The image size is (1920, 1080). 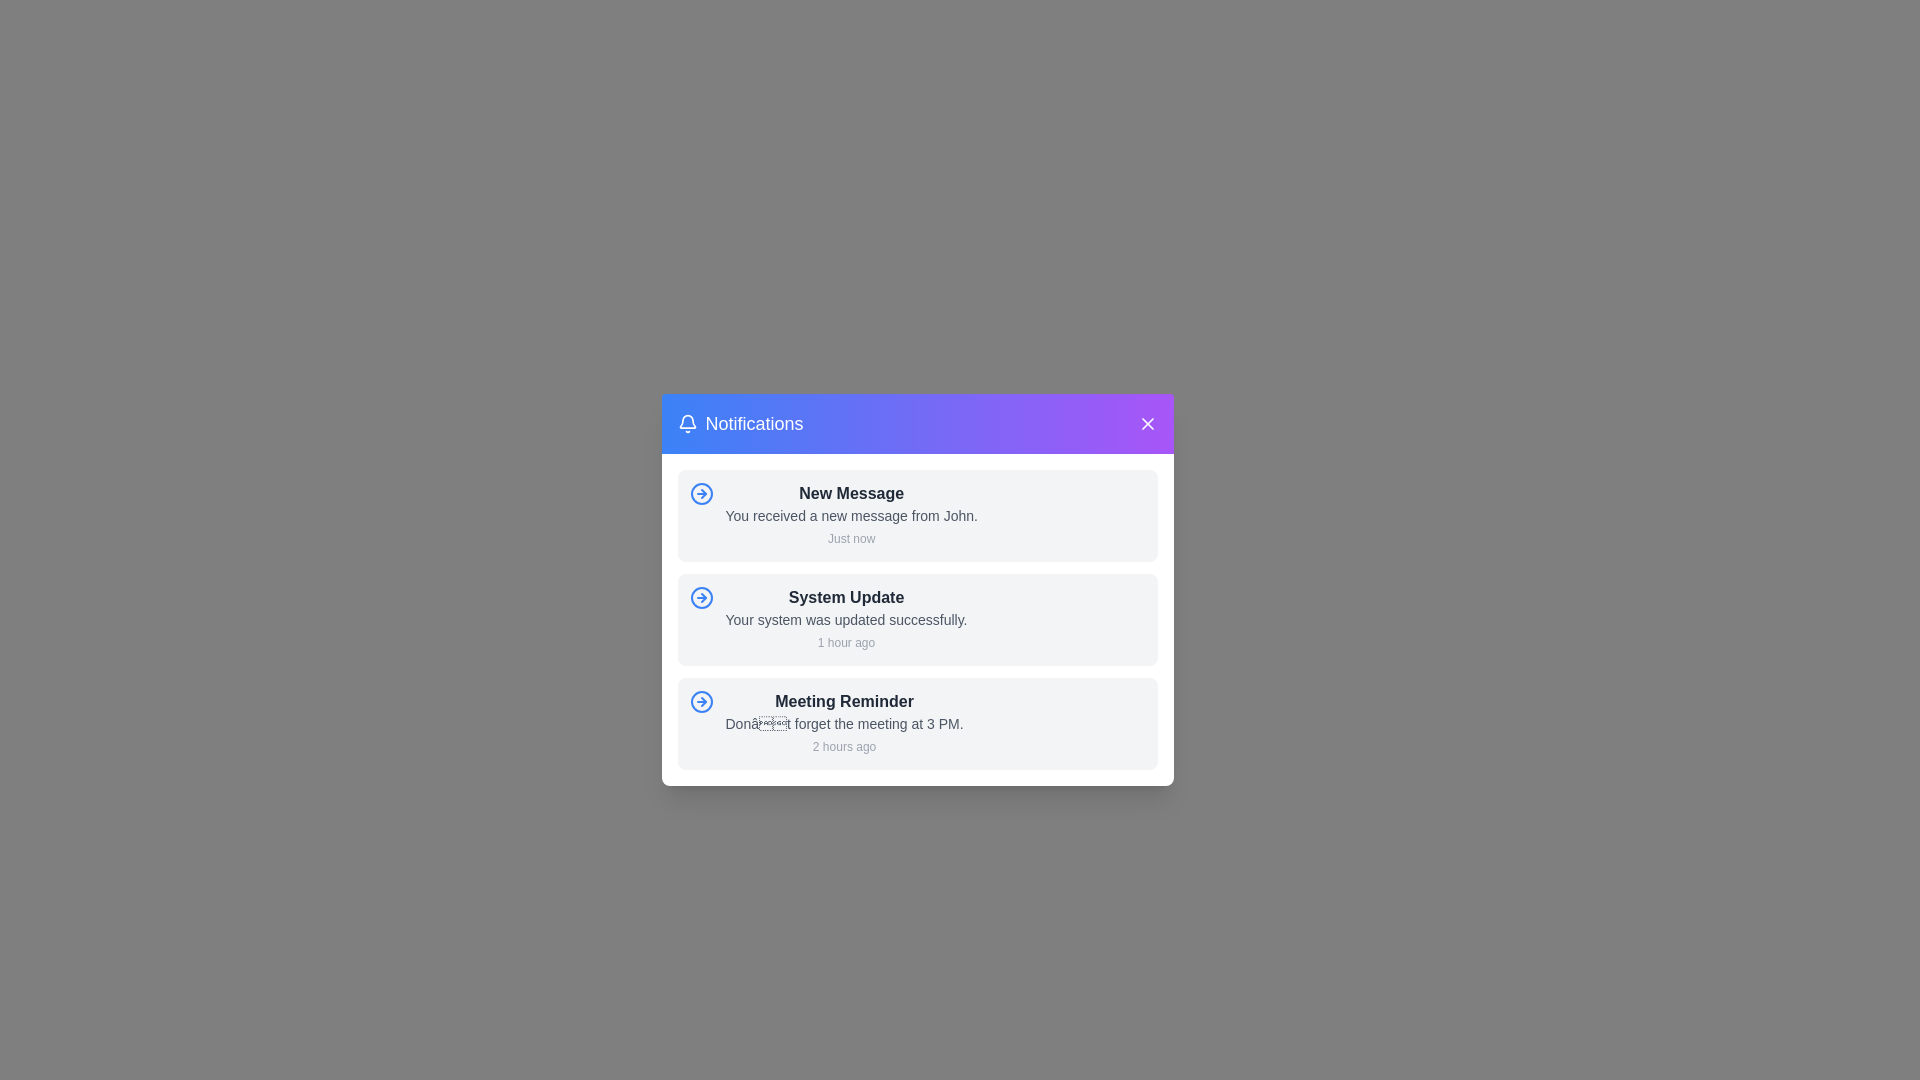 I want to click on the visual presence of the SVG Circle that represents the 'Meeting Reminder' notification, which is part of the iconography system in the notifications list, so click(x=701, y=701).